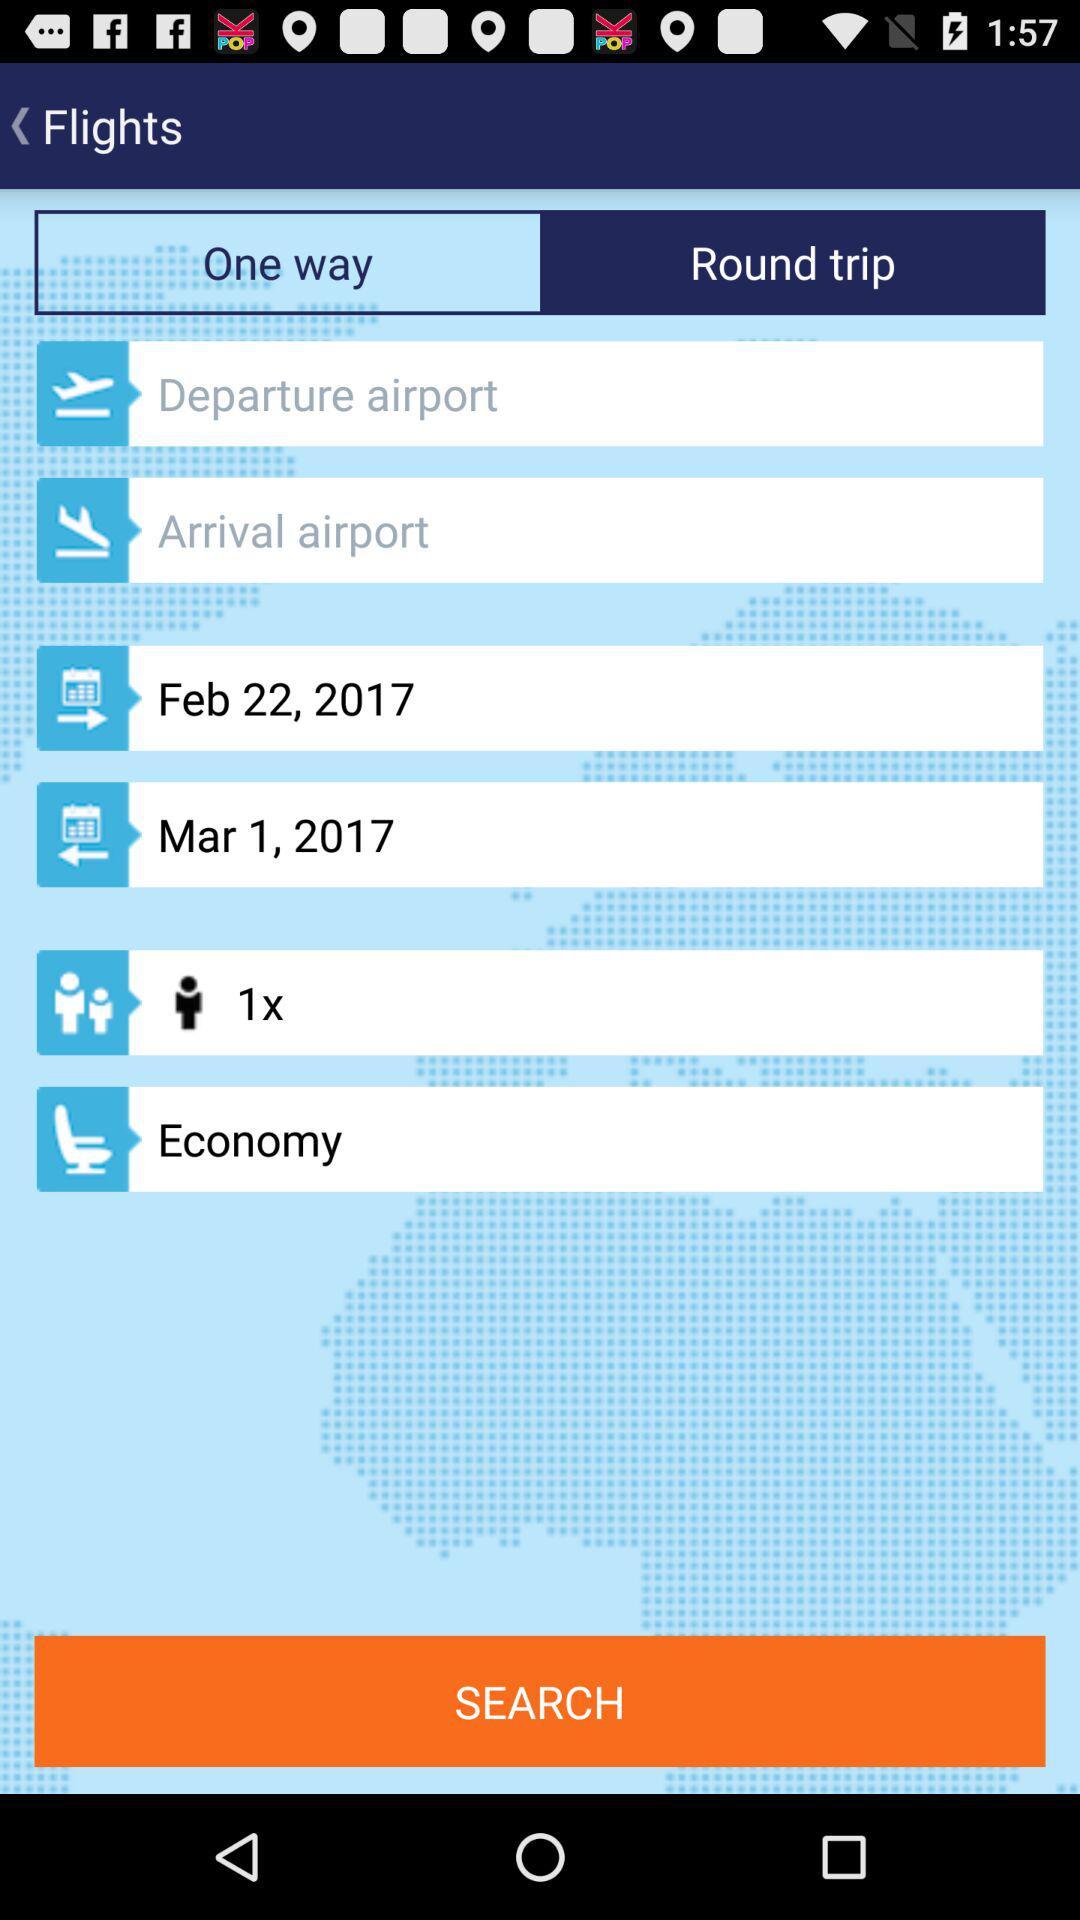 The image size is (1080, 1920). Describe the element at coordinates (540, 393) in the screenshot. I see `textbox to enter depature airport` at that location.